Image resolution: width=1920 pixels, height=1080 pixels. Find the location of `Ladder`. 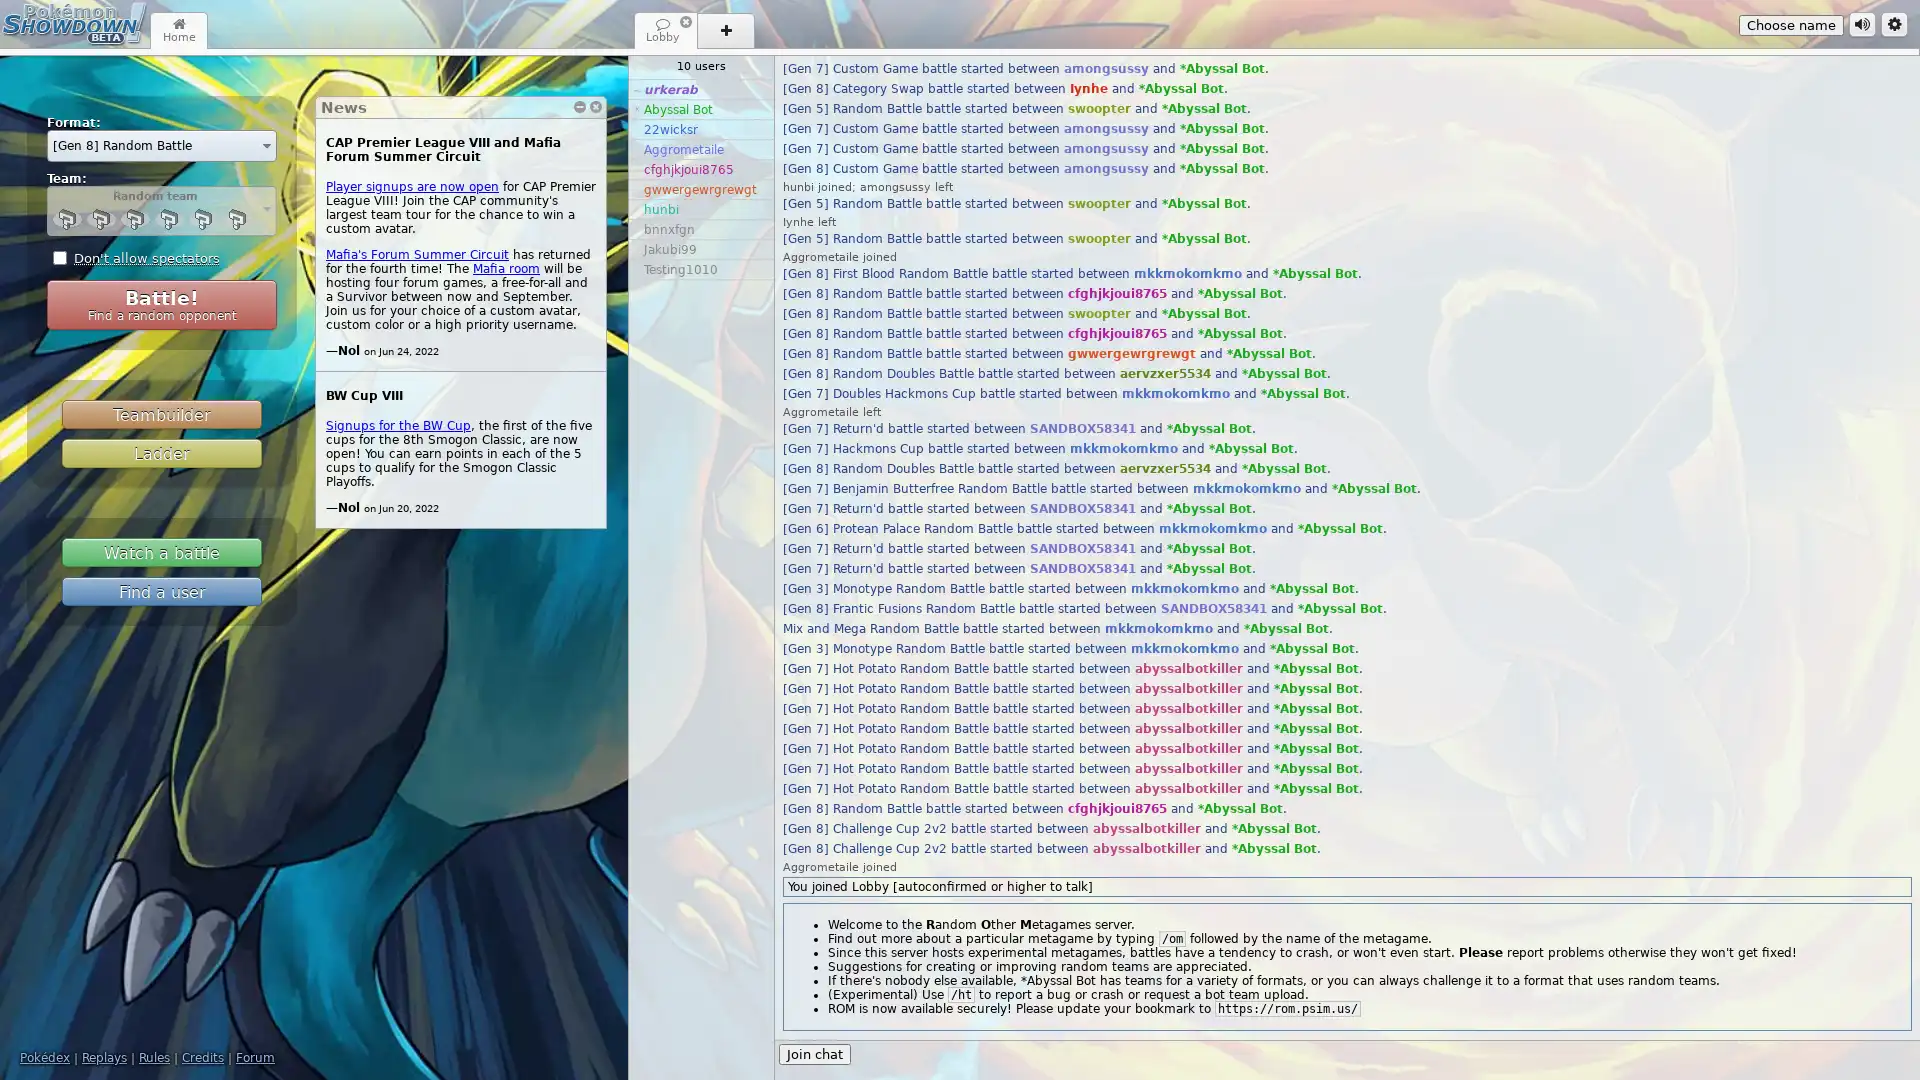

Ladder is located at coordinates (162, 453).